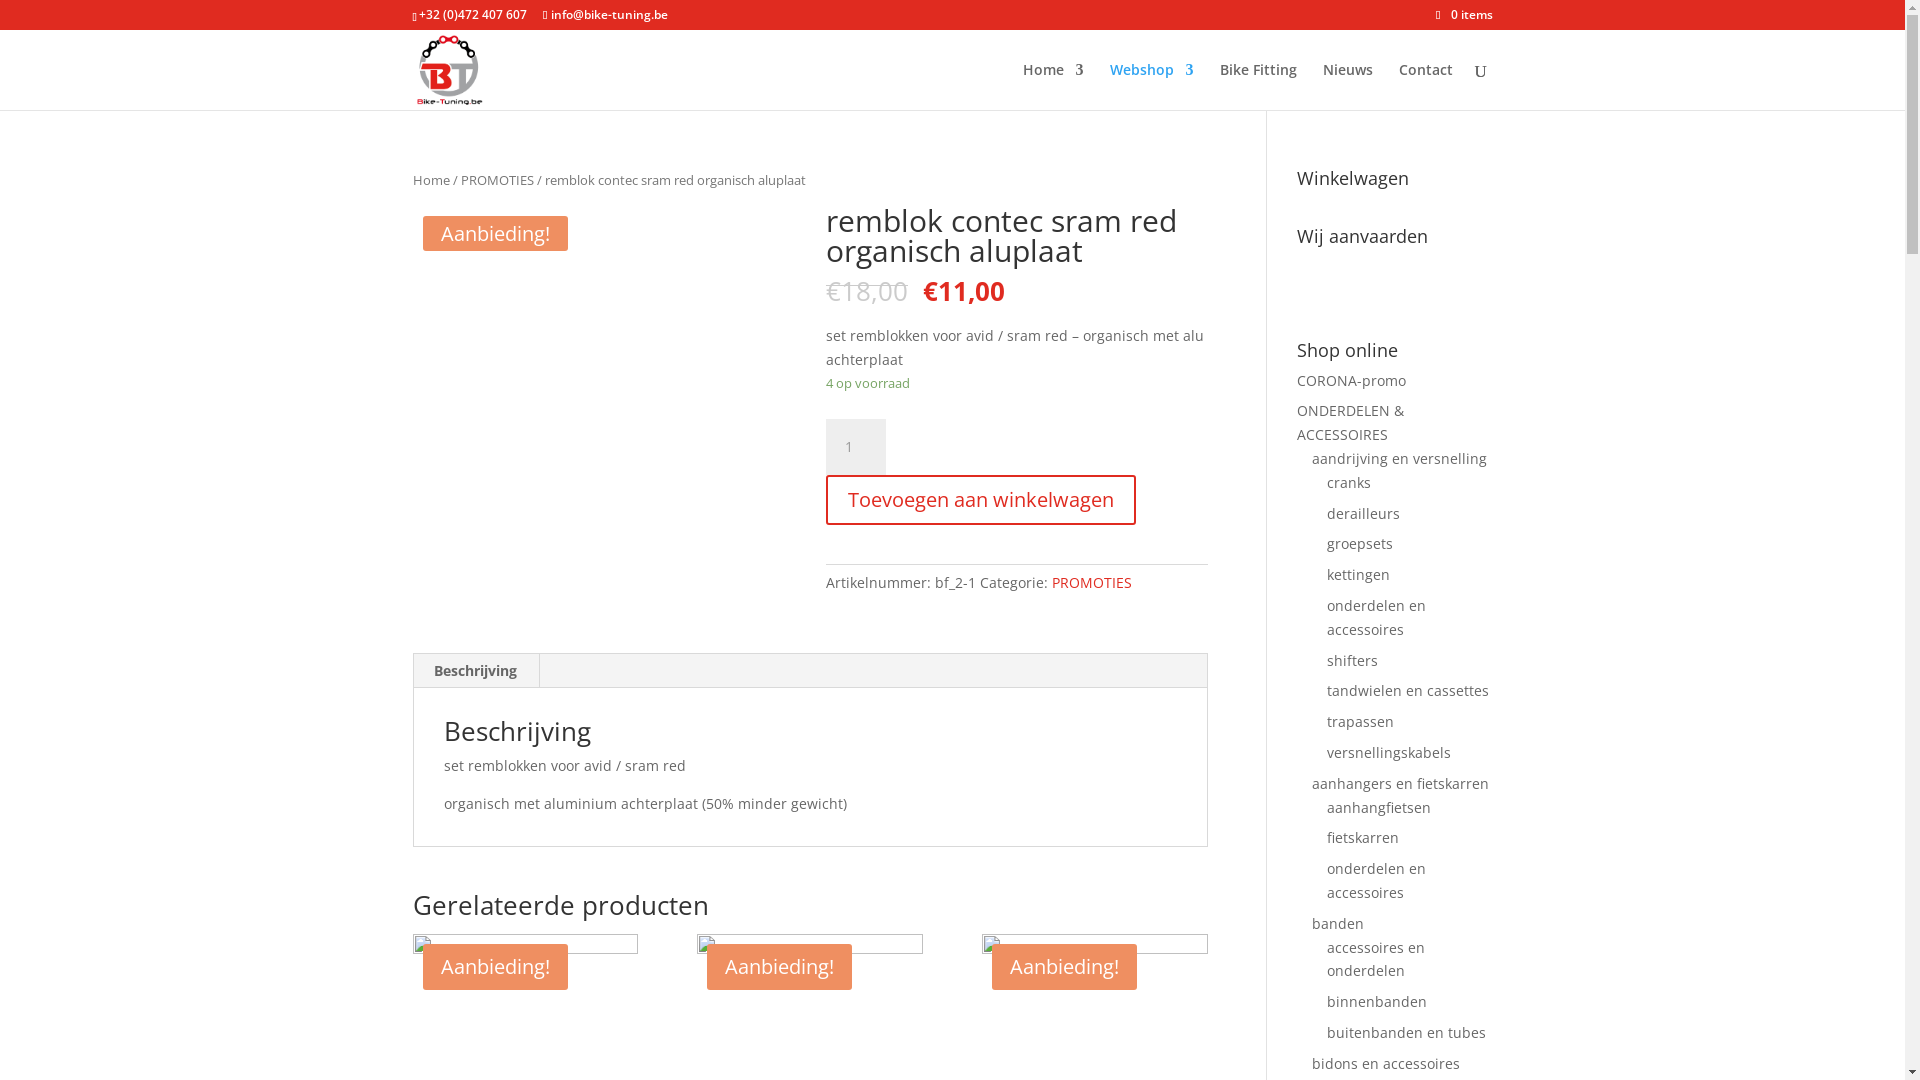  What do you see at coordinates (1338, 923) in the screenshot?
I see `'banden'` at bounding box center [1338, 923].